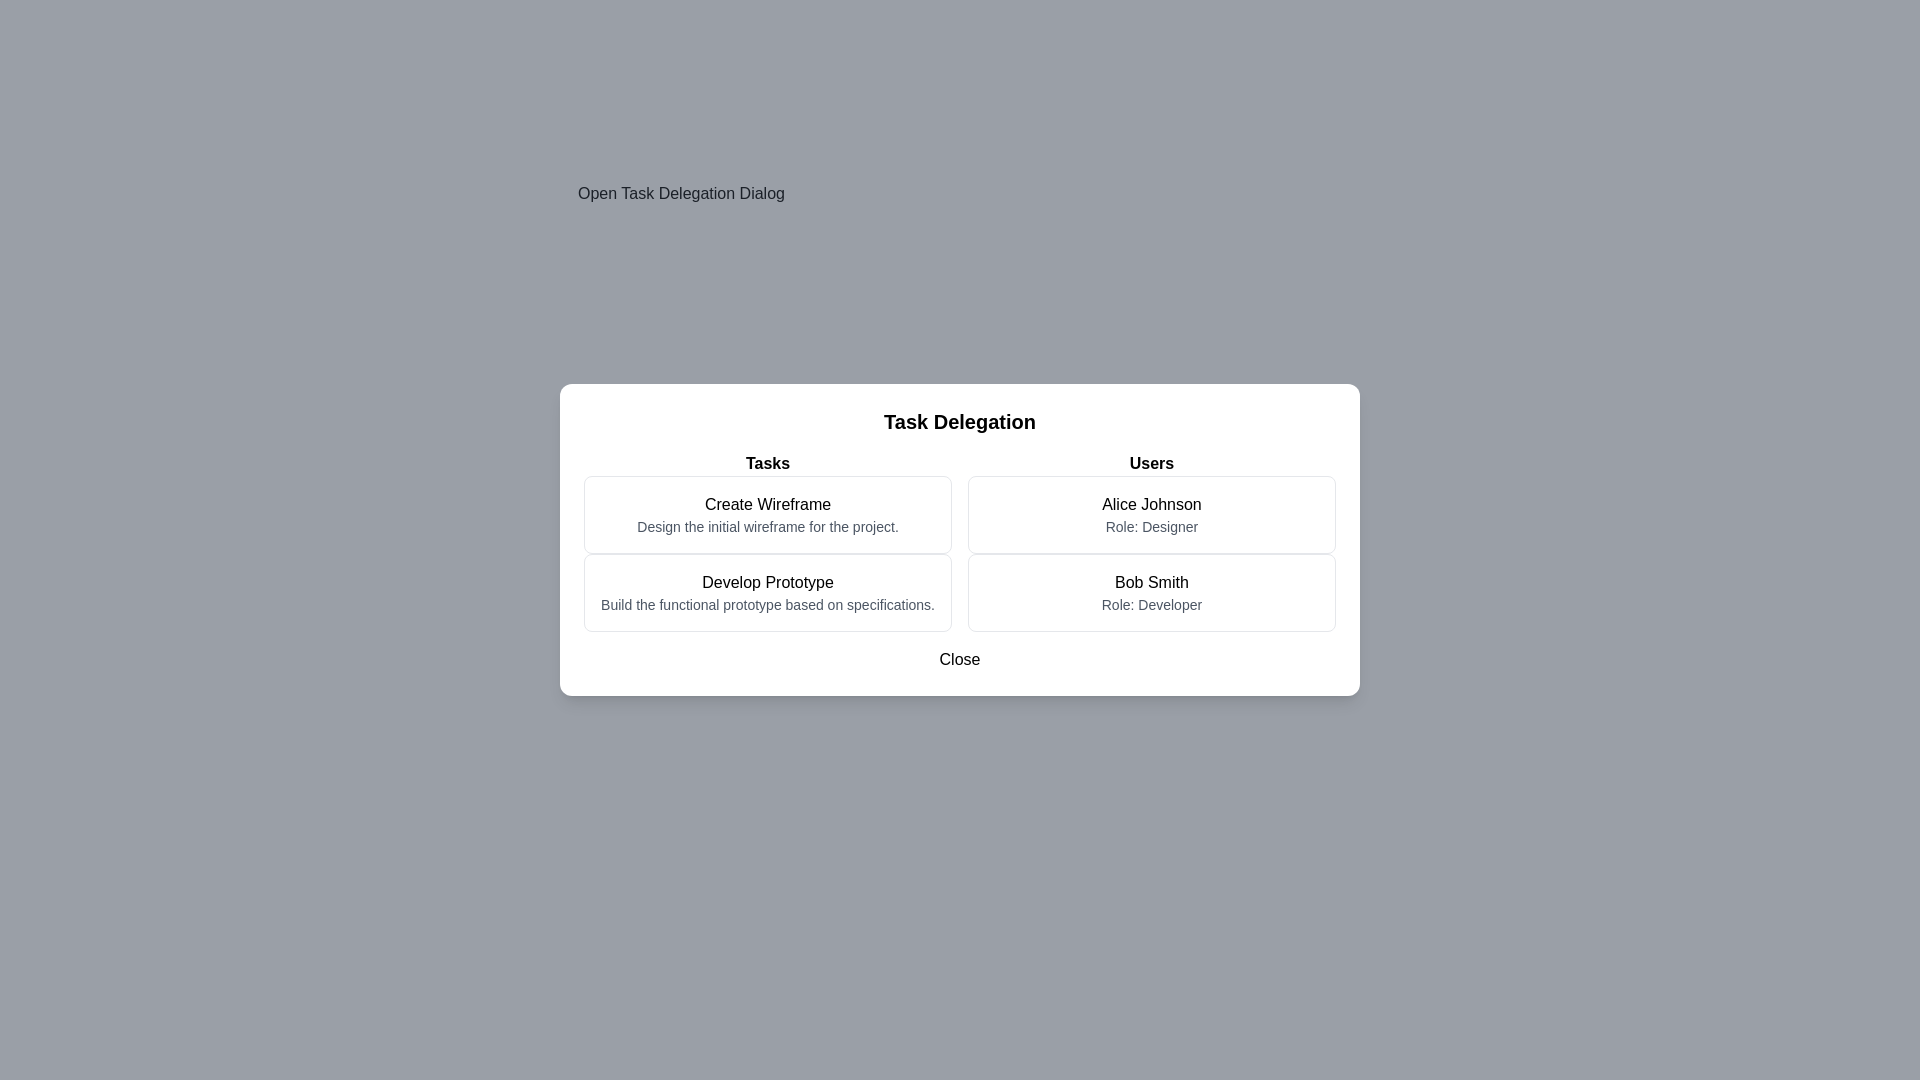  What do you see at coordinates (767, 514) in the screenshot?
I see `the task 'Create Wireframe' from the list` at bounding box center [767, 514].